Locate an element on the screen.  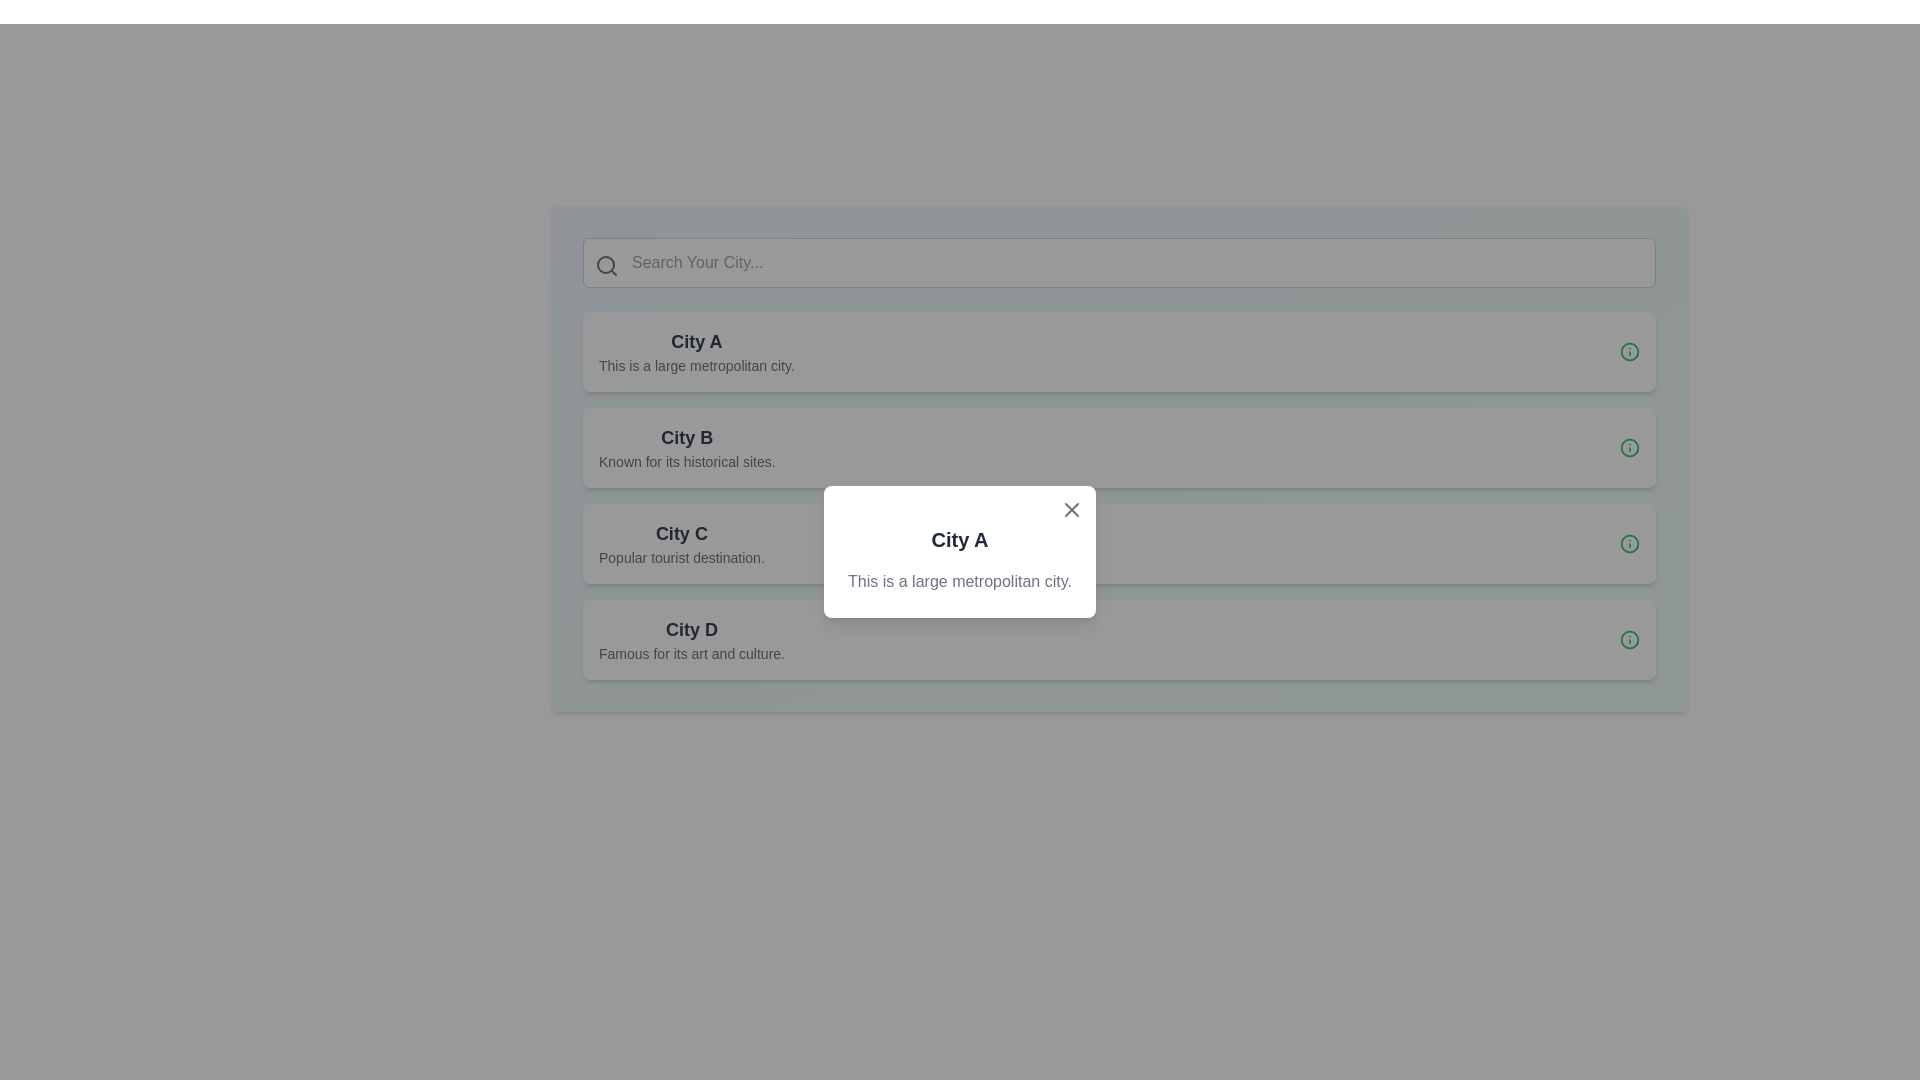
the static text that serves as a descriptive subtitle for 'City B', located beneath the title 'City B' in the vertically stacked list layout is located at coordinates (687, 462).